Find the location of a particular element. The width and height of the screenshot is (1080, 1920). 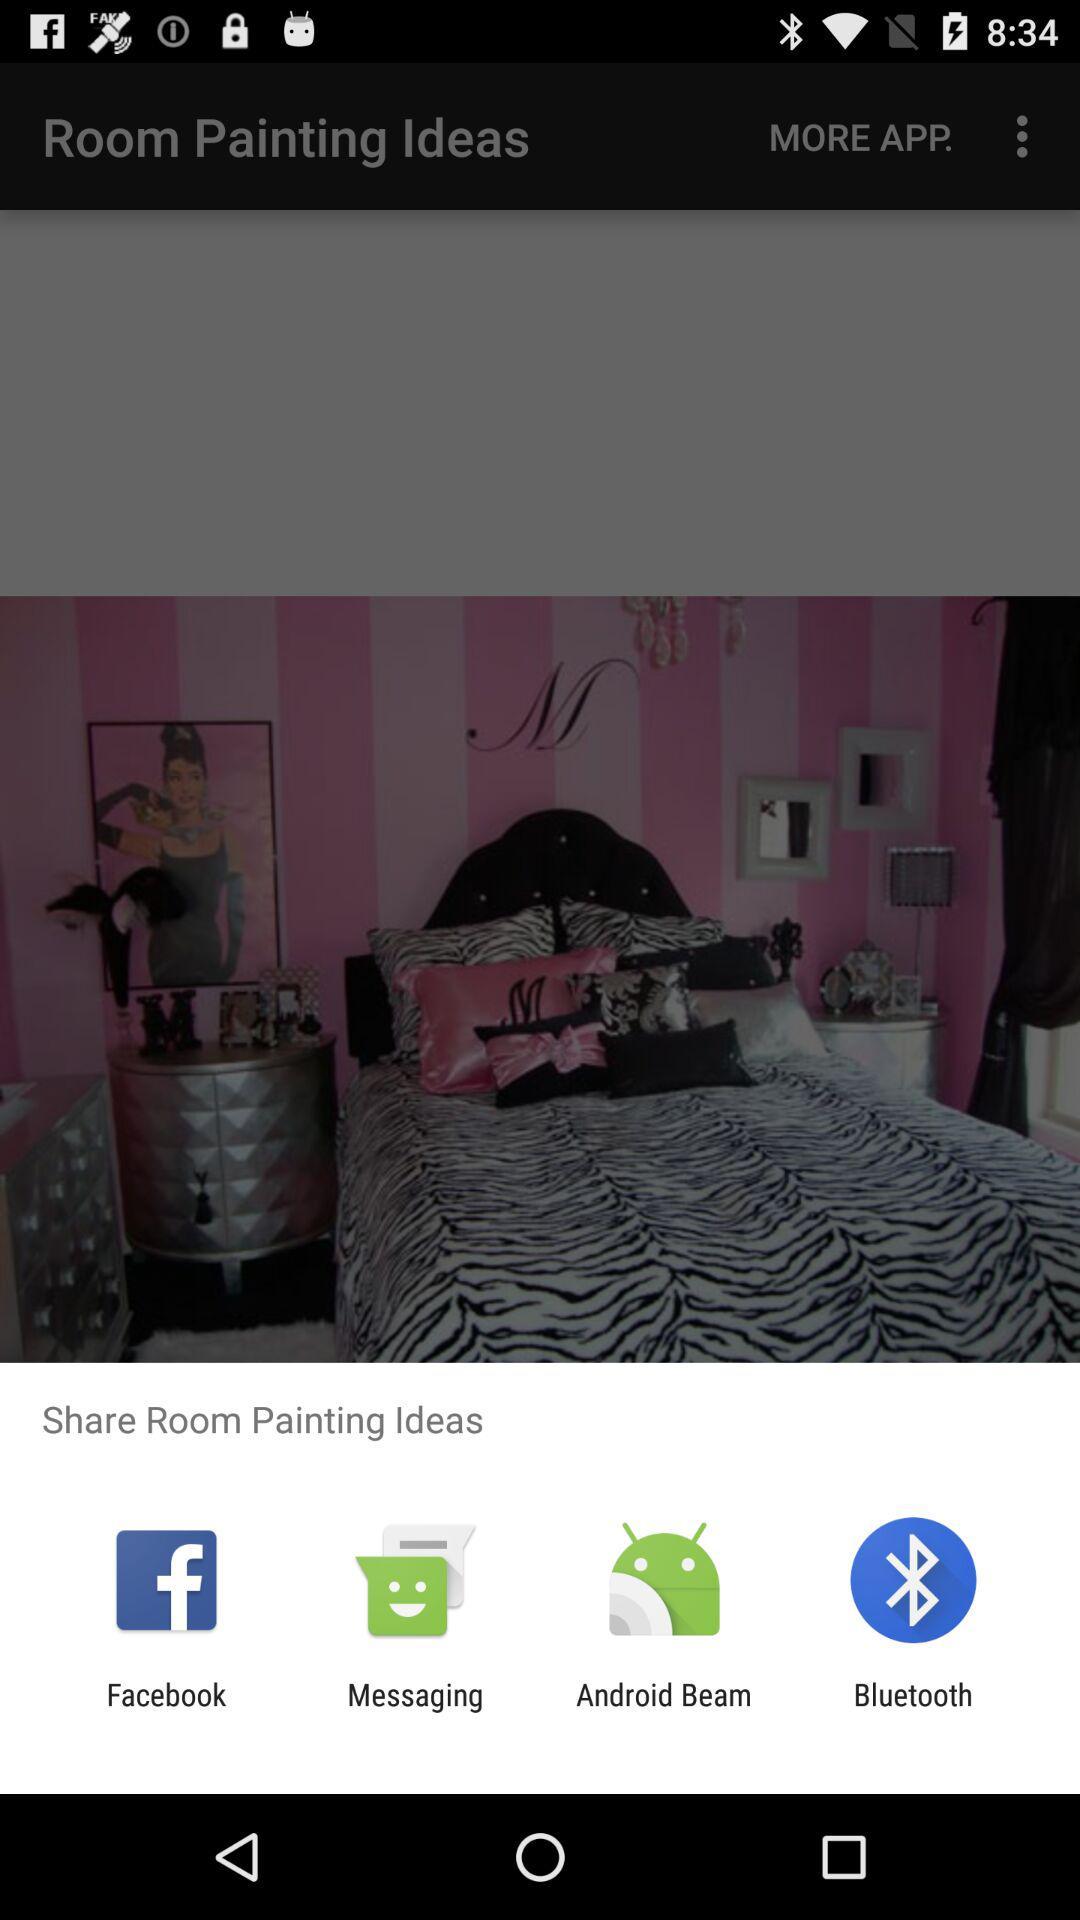

facebook is located at coordinates (165, 1711).